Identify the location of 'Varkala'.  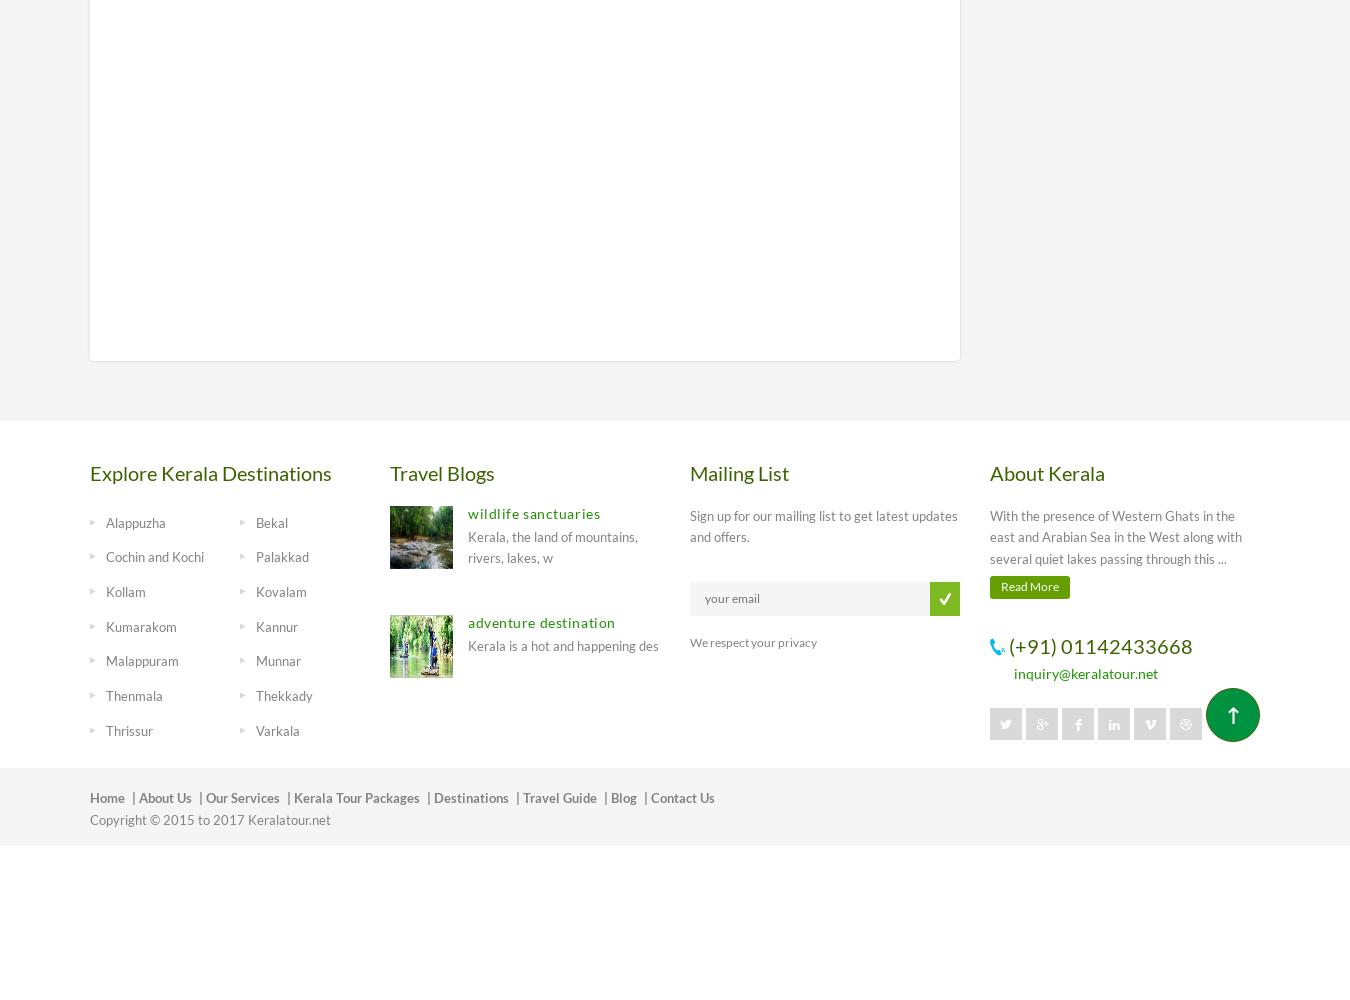
(254, 729).